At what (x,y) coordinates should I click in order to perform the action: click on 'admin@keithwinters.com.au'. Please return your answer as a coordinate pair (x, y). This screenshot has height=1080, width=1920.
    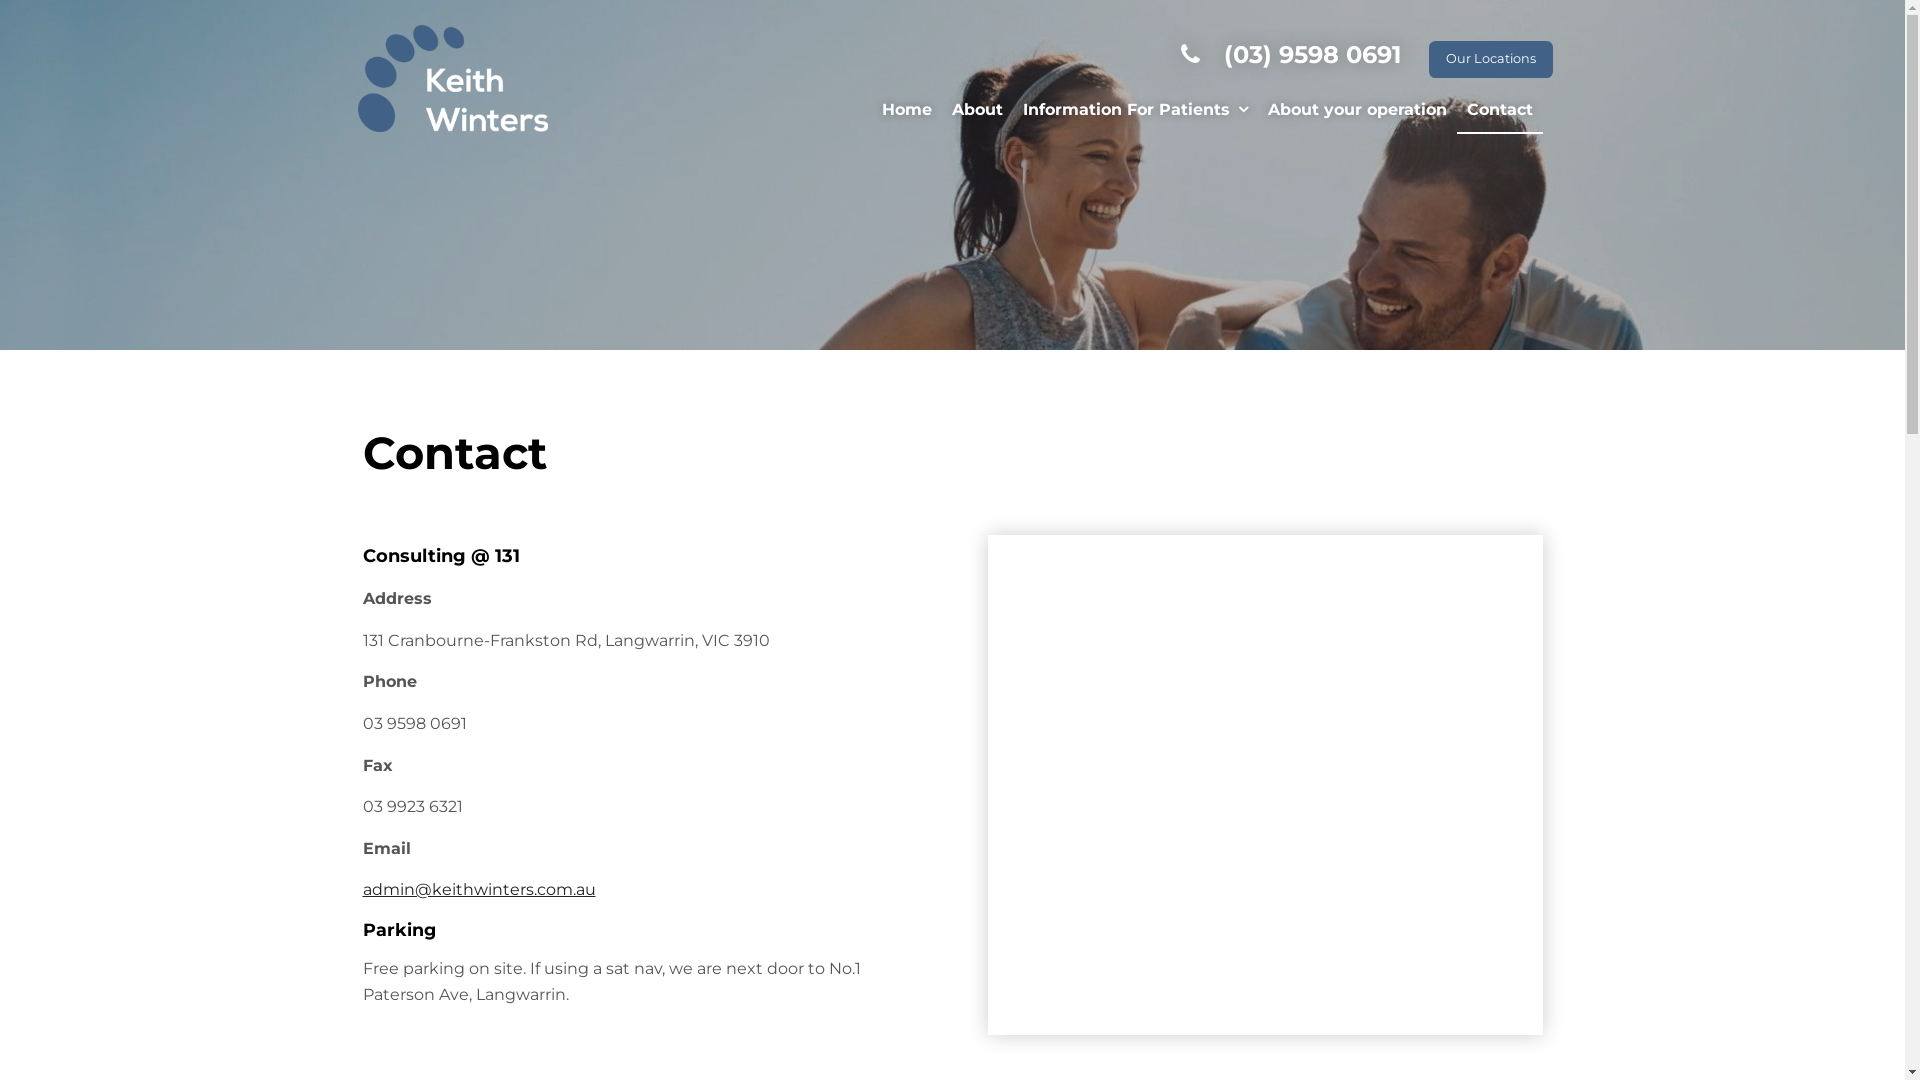
    Looking at the image, I should click on (361, 888).